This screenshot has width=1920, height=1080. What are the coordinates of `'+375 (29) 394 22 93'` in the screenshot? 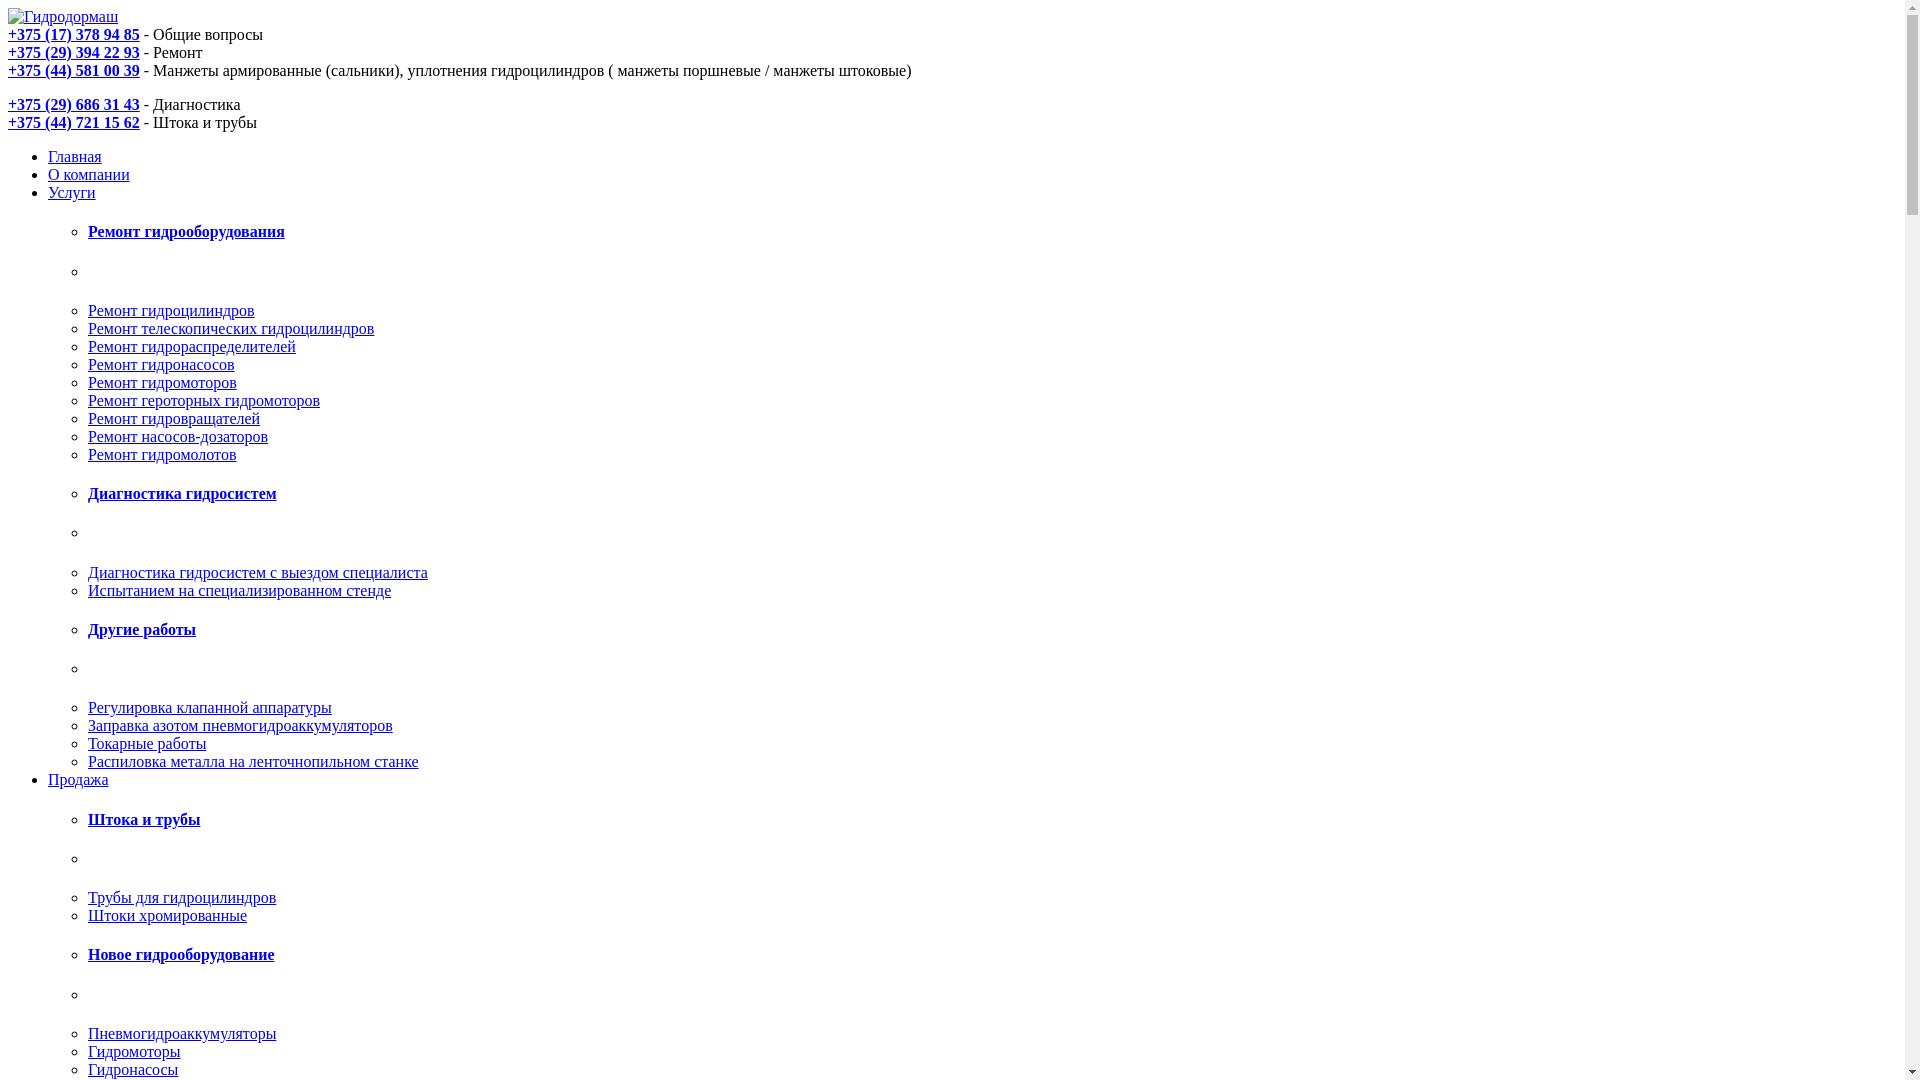 It's located at (73, 51).